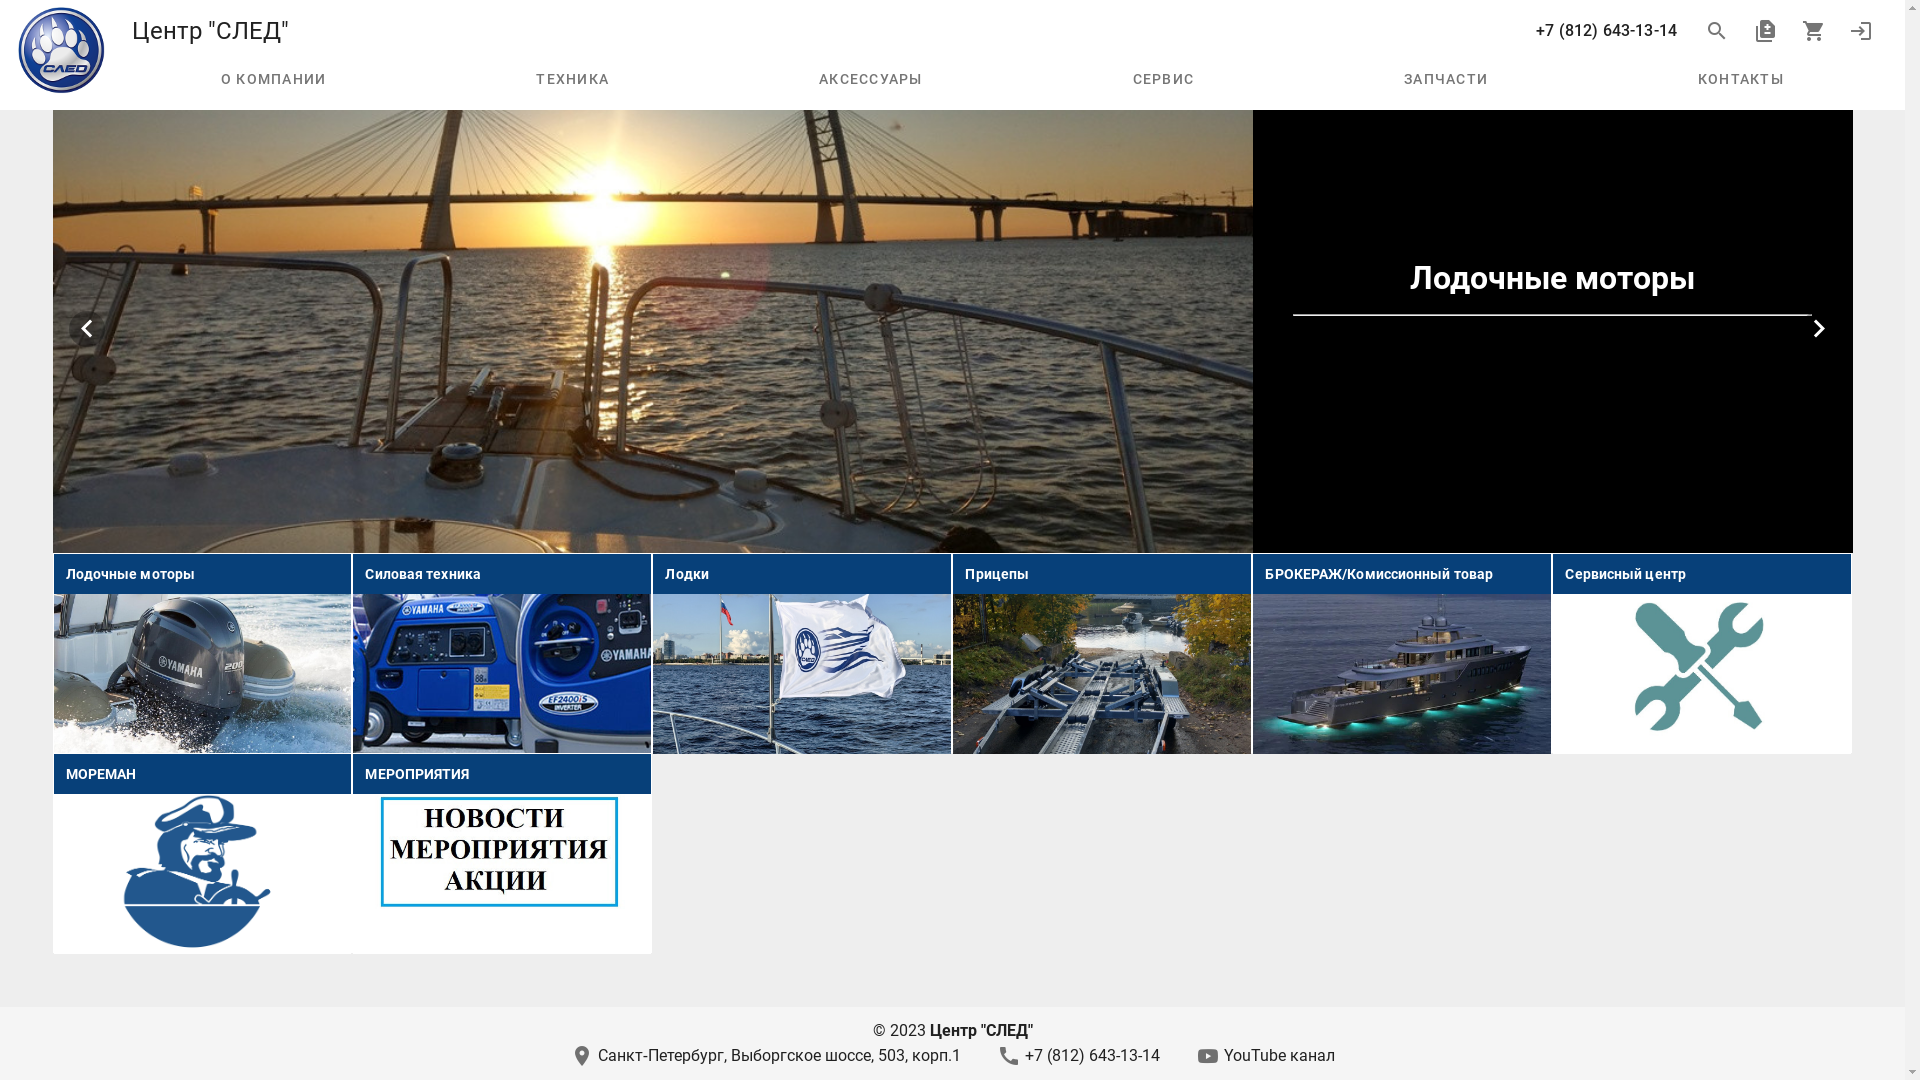  I want to click on 'call, so click(1077, 1054).